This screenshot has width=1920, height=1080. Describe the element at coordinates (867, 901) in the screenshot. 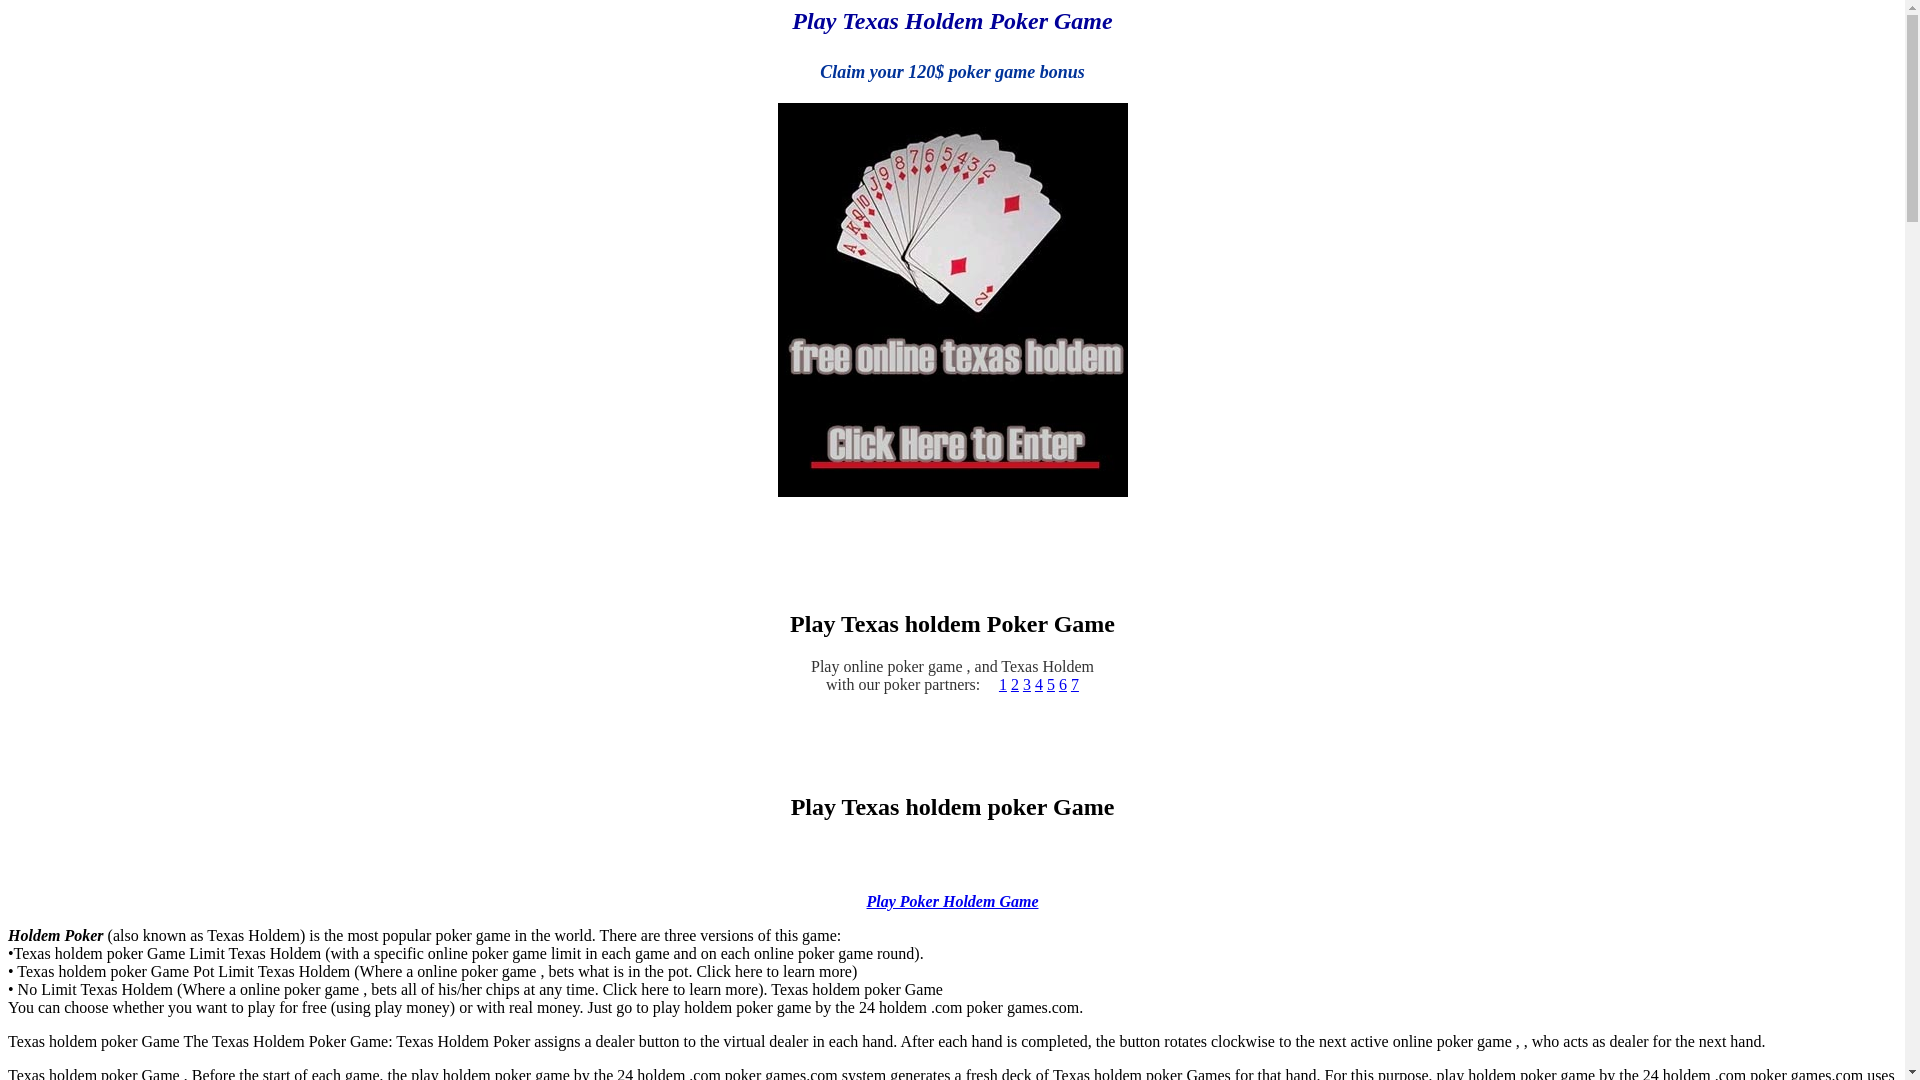

I see `'Play Poker Holdem Game'` at that location.